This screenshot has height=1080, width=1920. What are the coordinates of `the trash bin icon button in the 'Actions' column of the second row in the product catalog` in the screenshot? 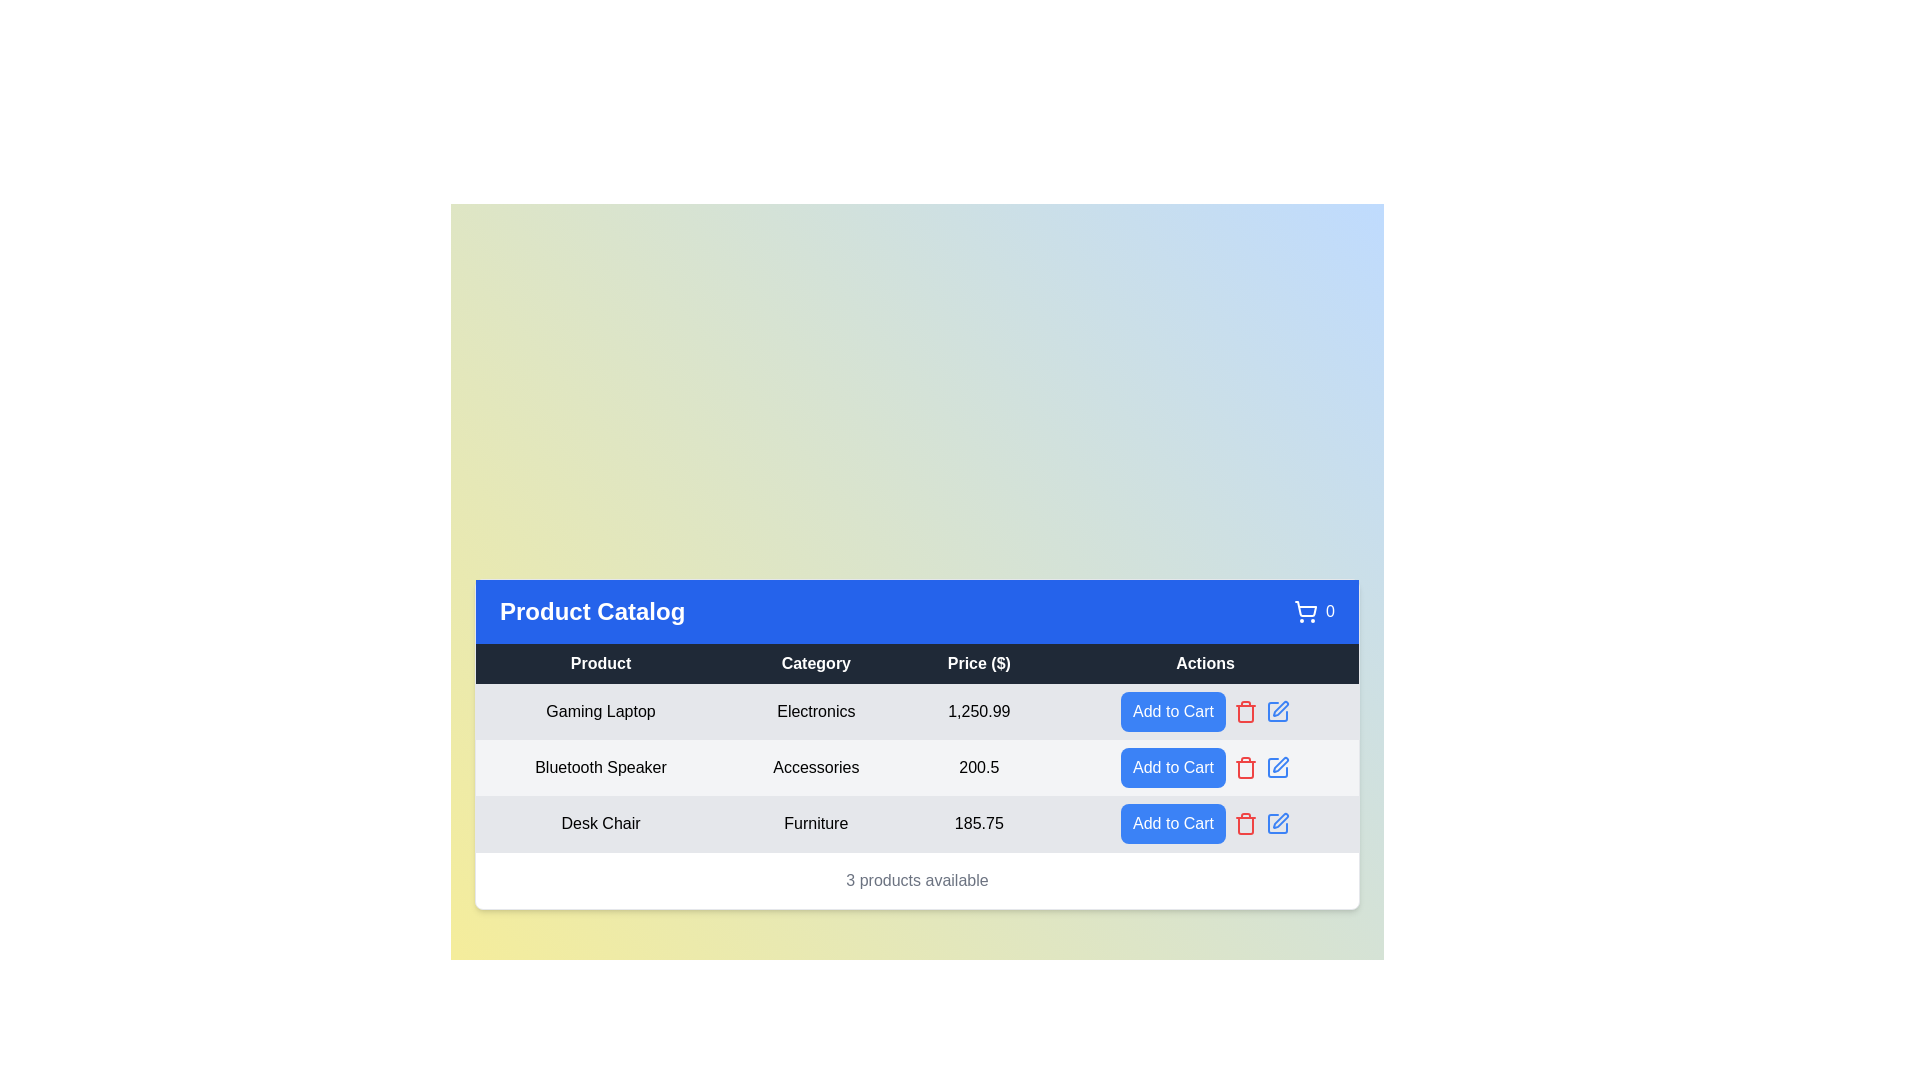 It's located at (1244, 768).